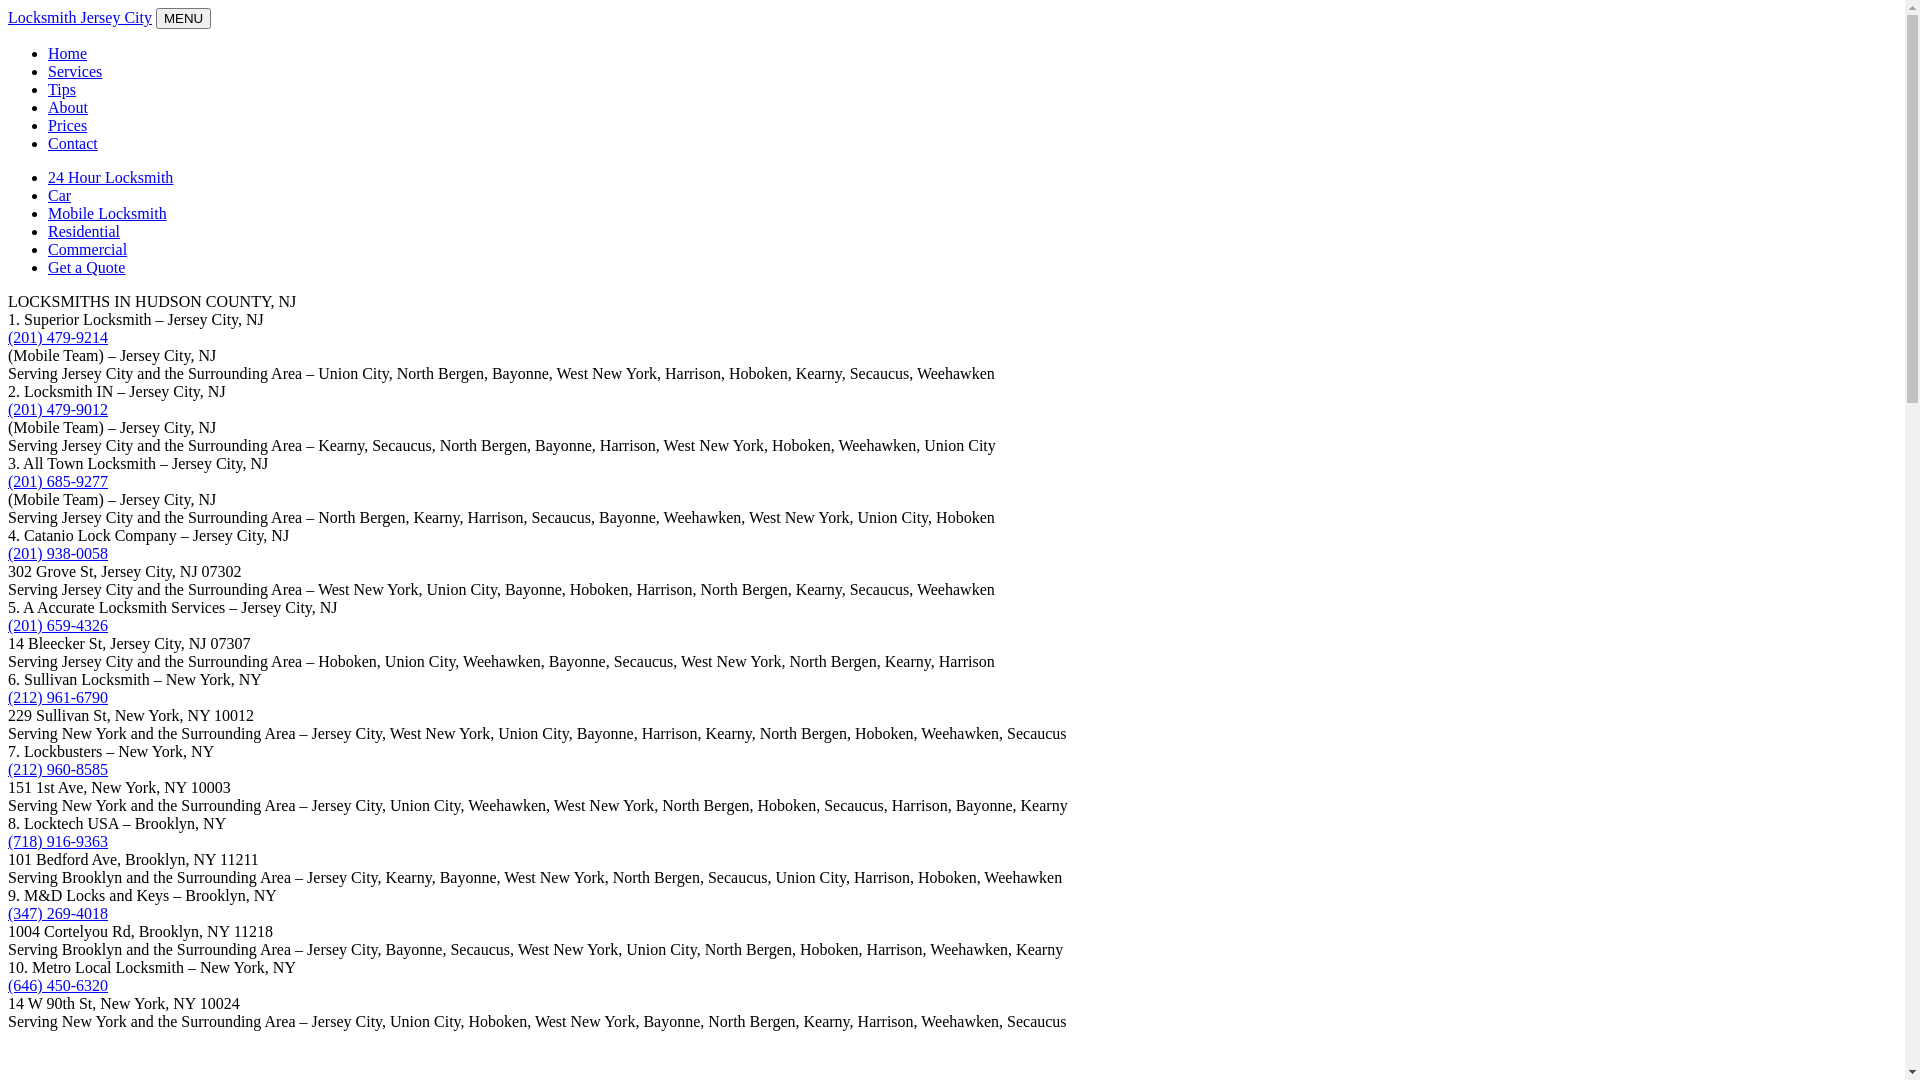  I want to click on '(201) 685-9277', so click(57, 481).